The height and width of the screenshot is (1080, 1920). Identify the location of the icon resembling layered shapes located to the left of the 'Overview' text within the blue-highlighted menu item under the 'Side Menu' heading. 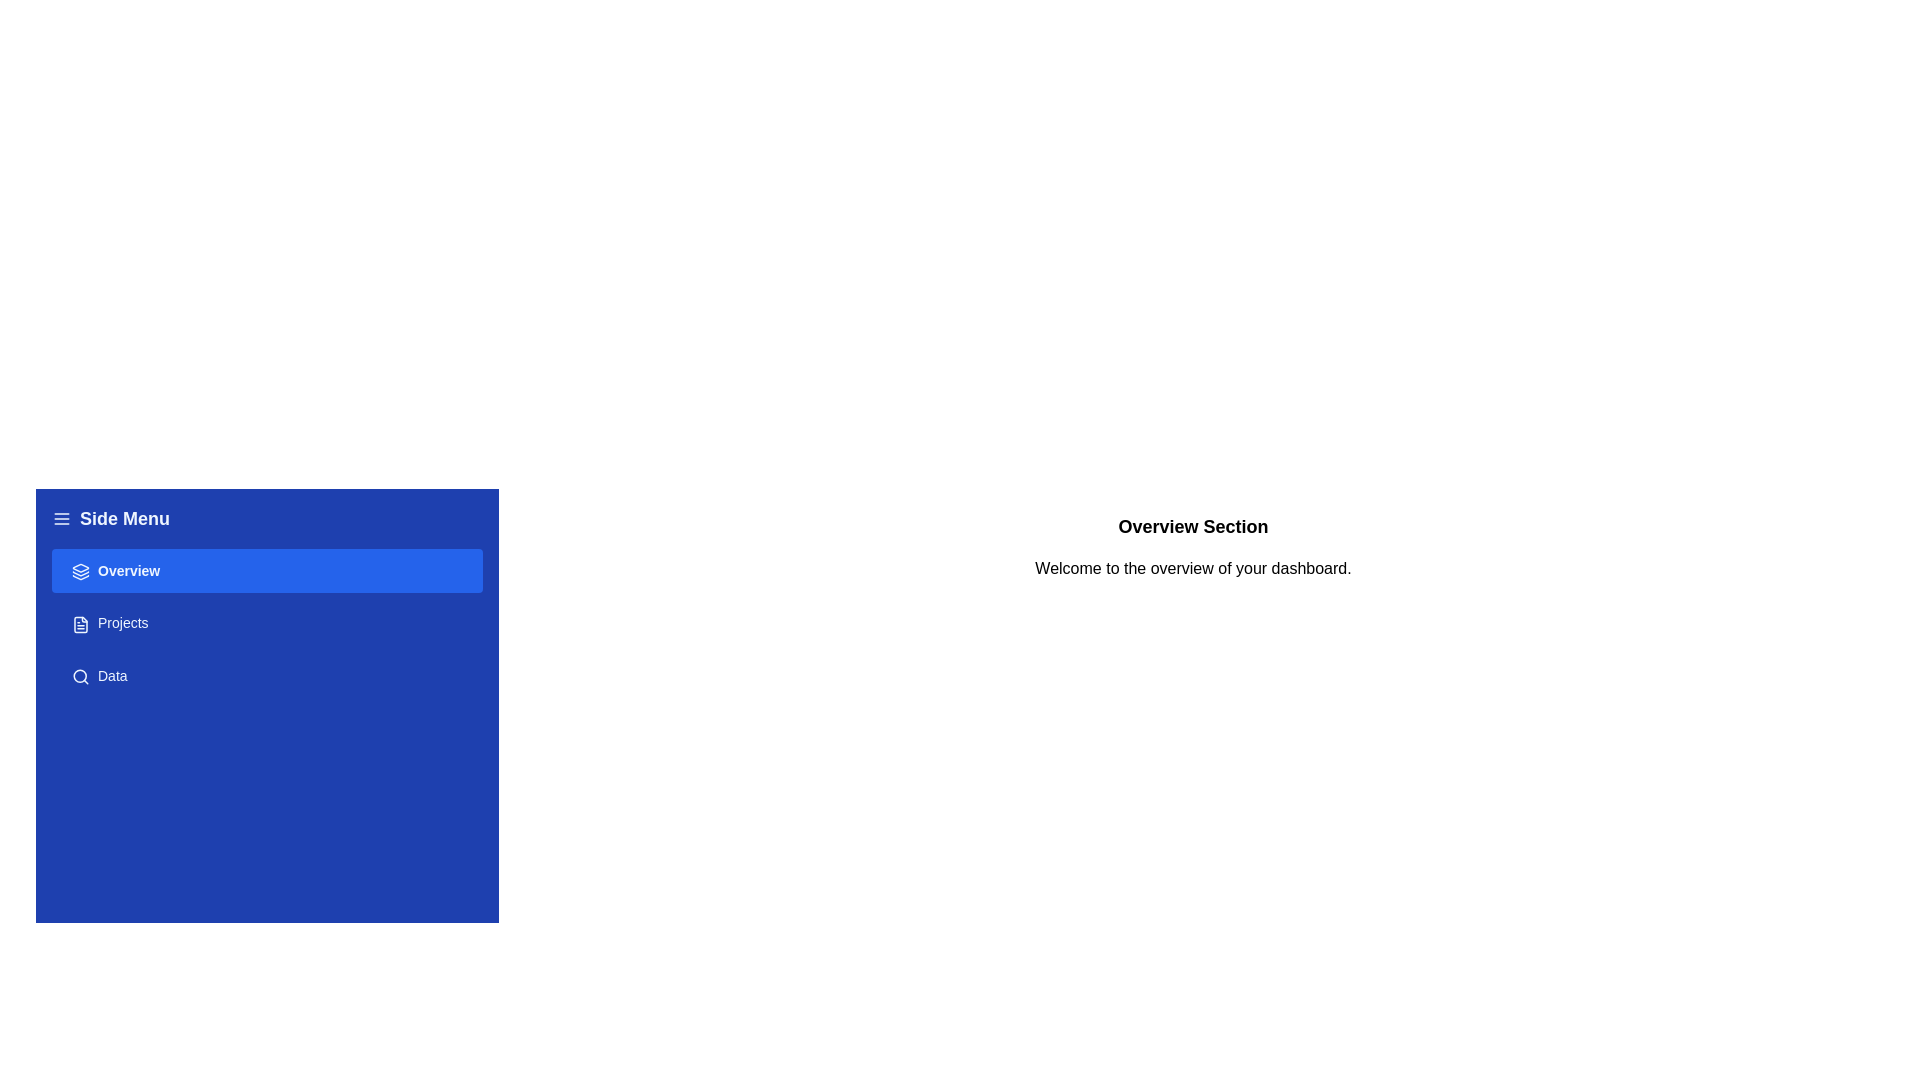
(80, 571).